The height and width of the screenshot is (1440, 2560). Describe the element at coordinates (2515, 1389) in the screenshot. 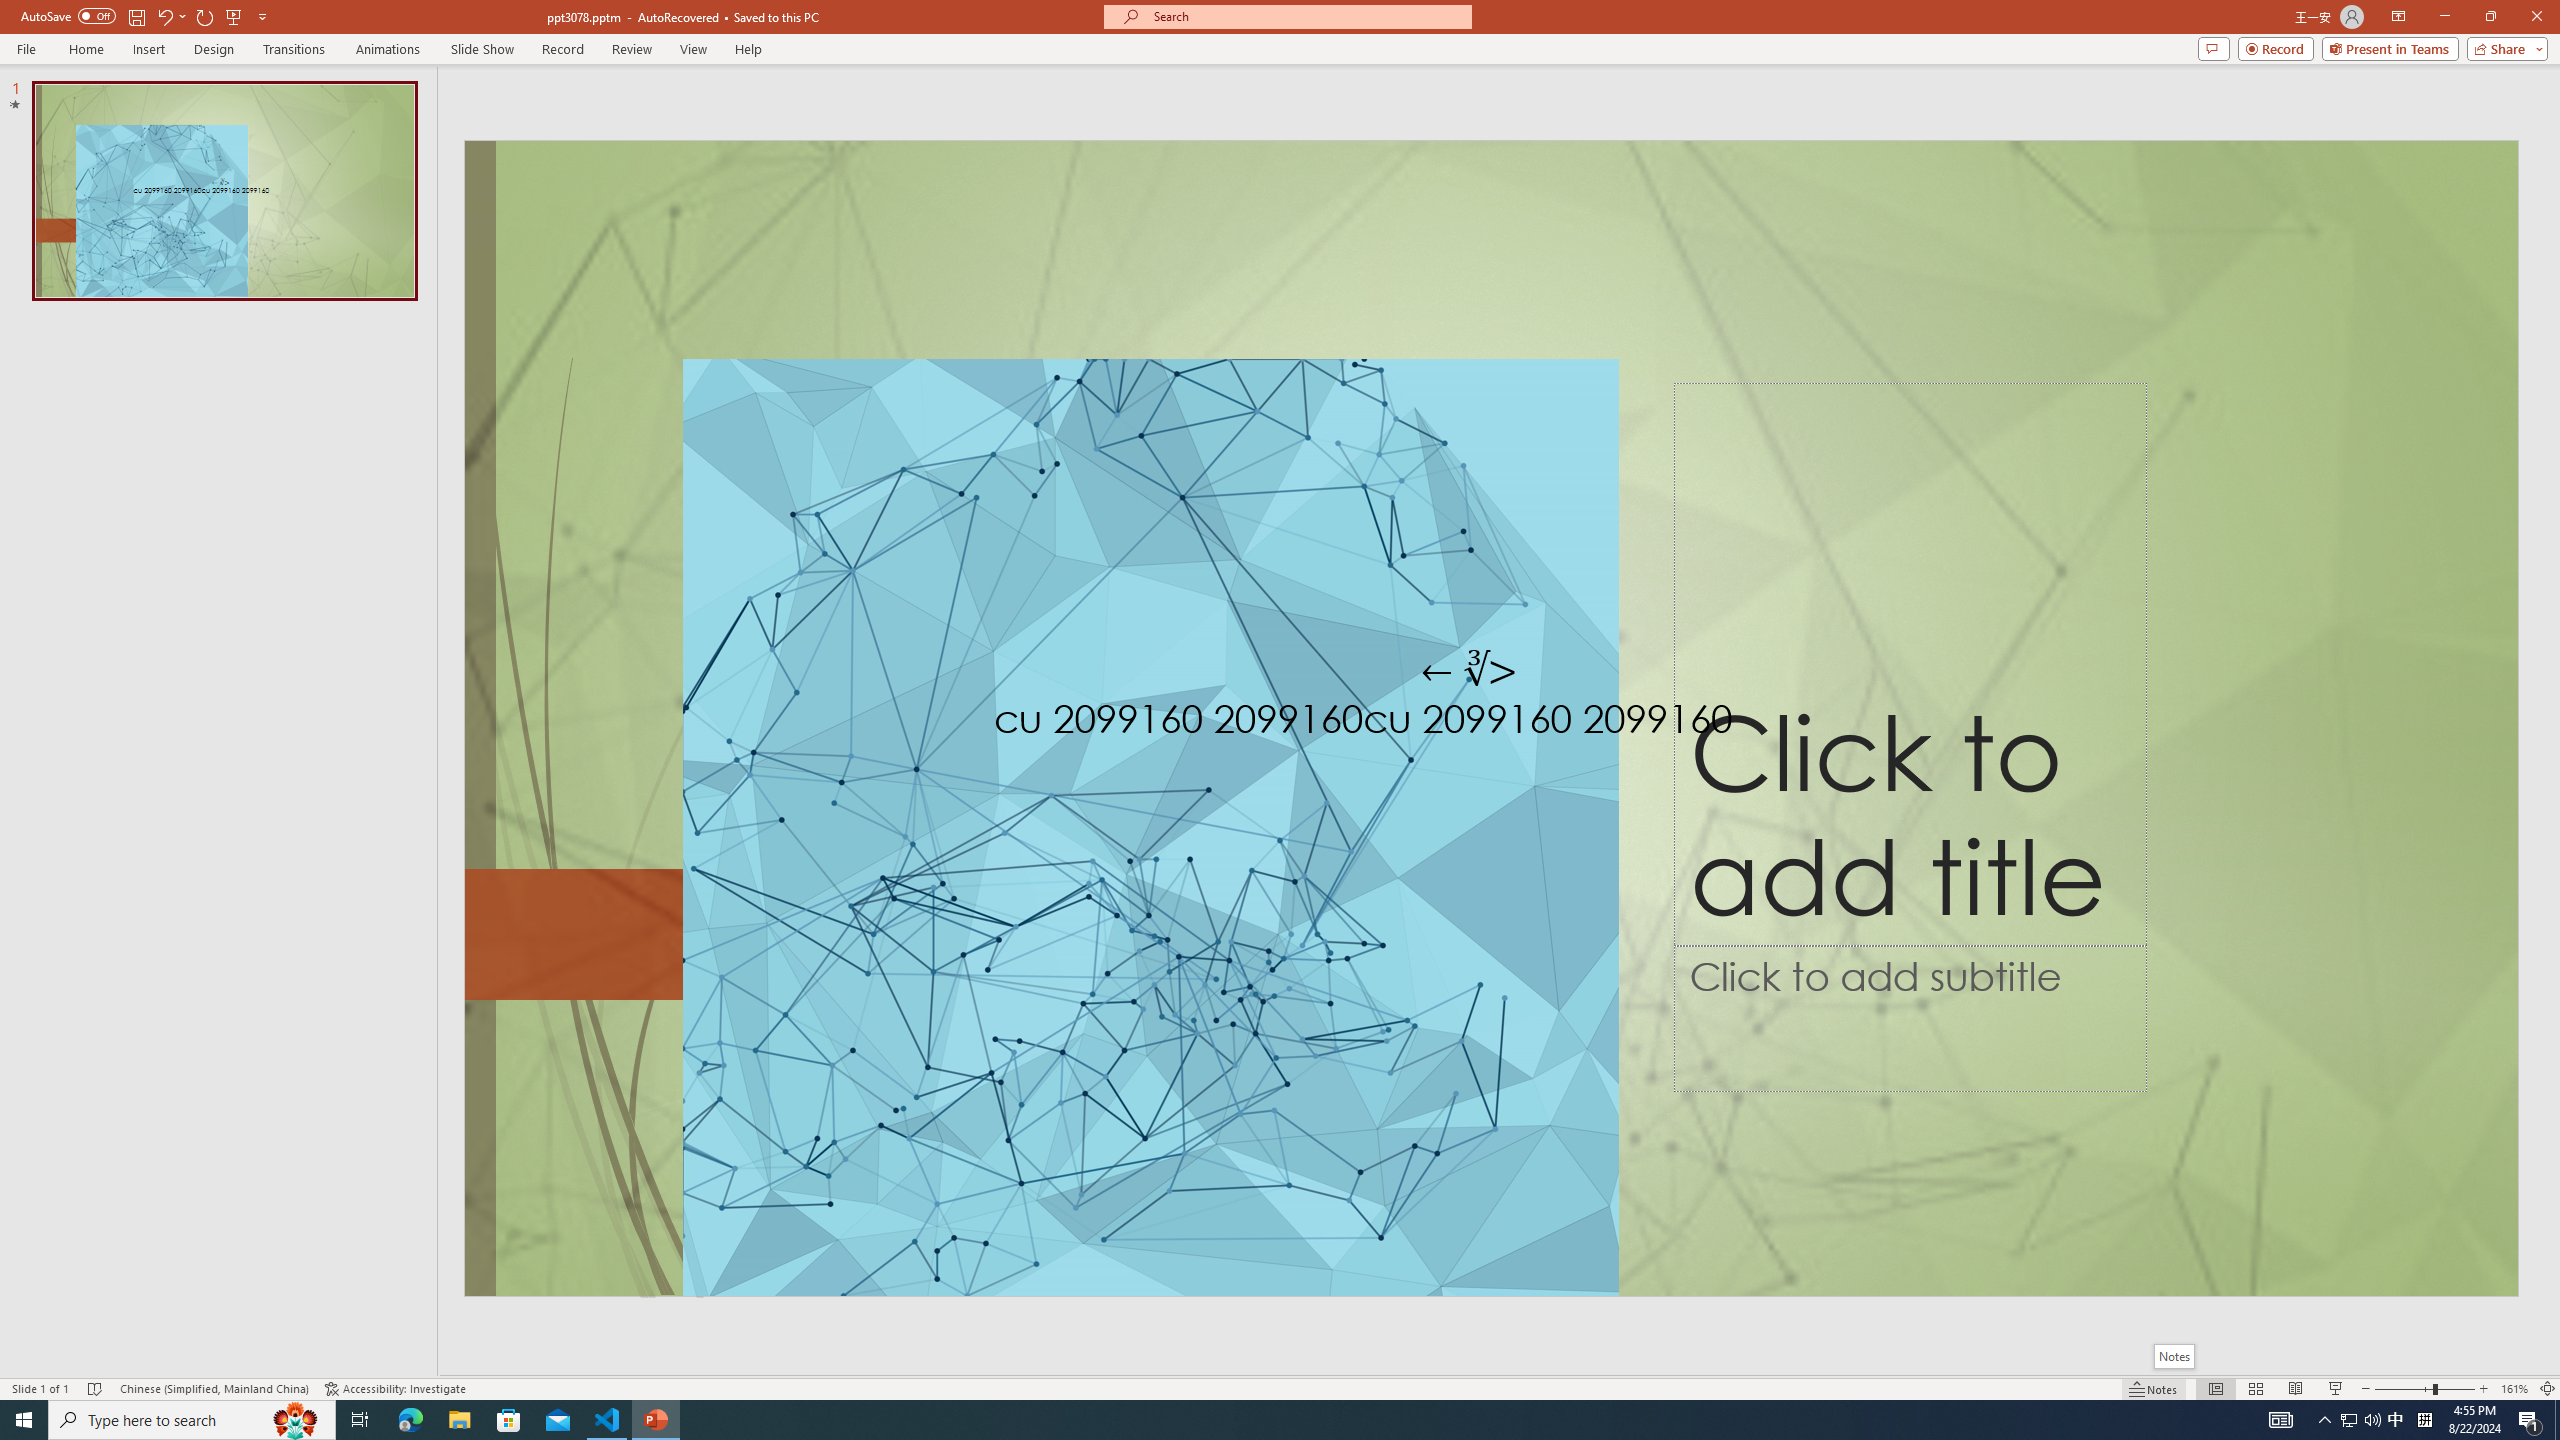

I see `'Zoom 161%'` at that location.